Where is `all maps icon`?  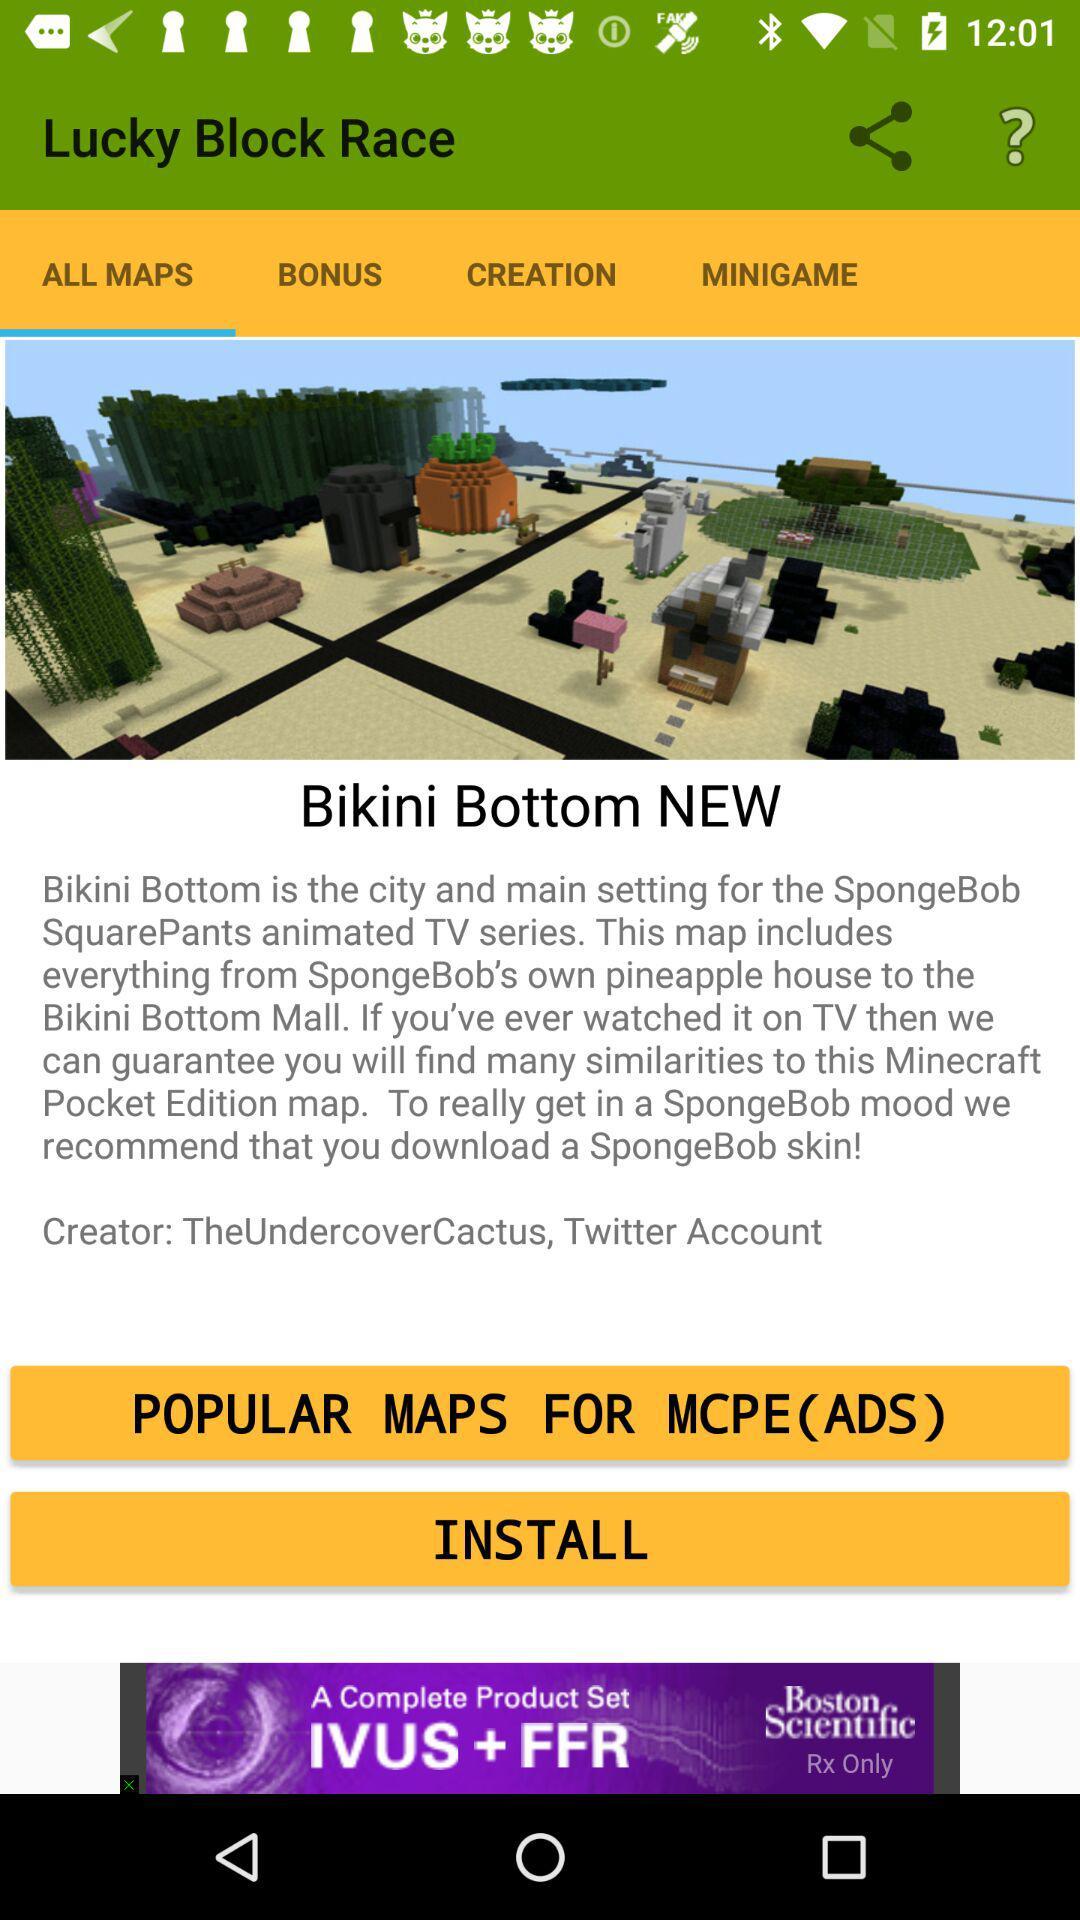 all maps icon is located at coordinates (117, 272).